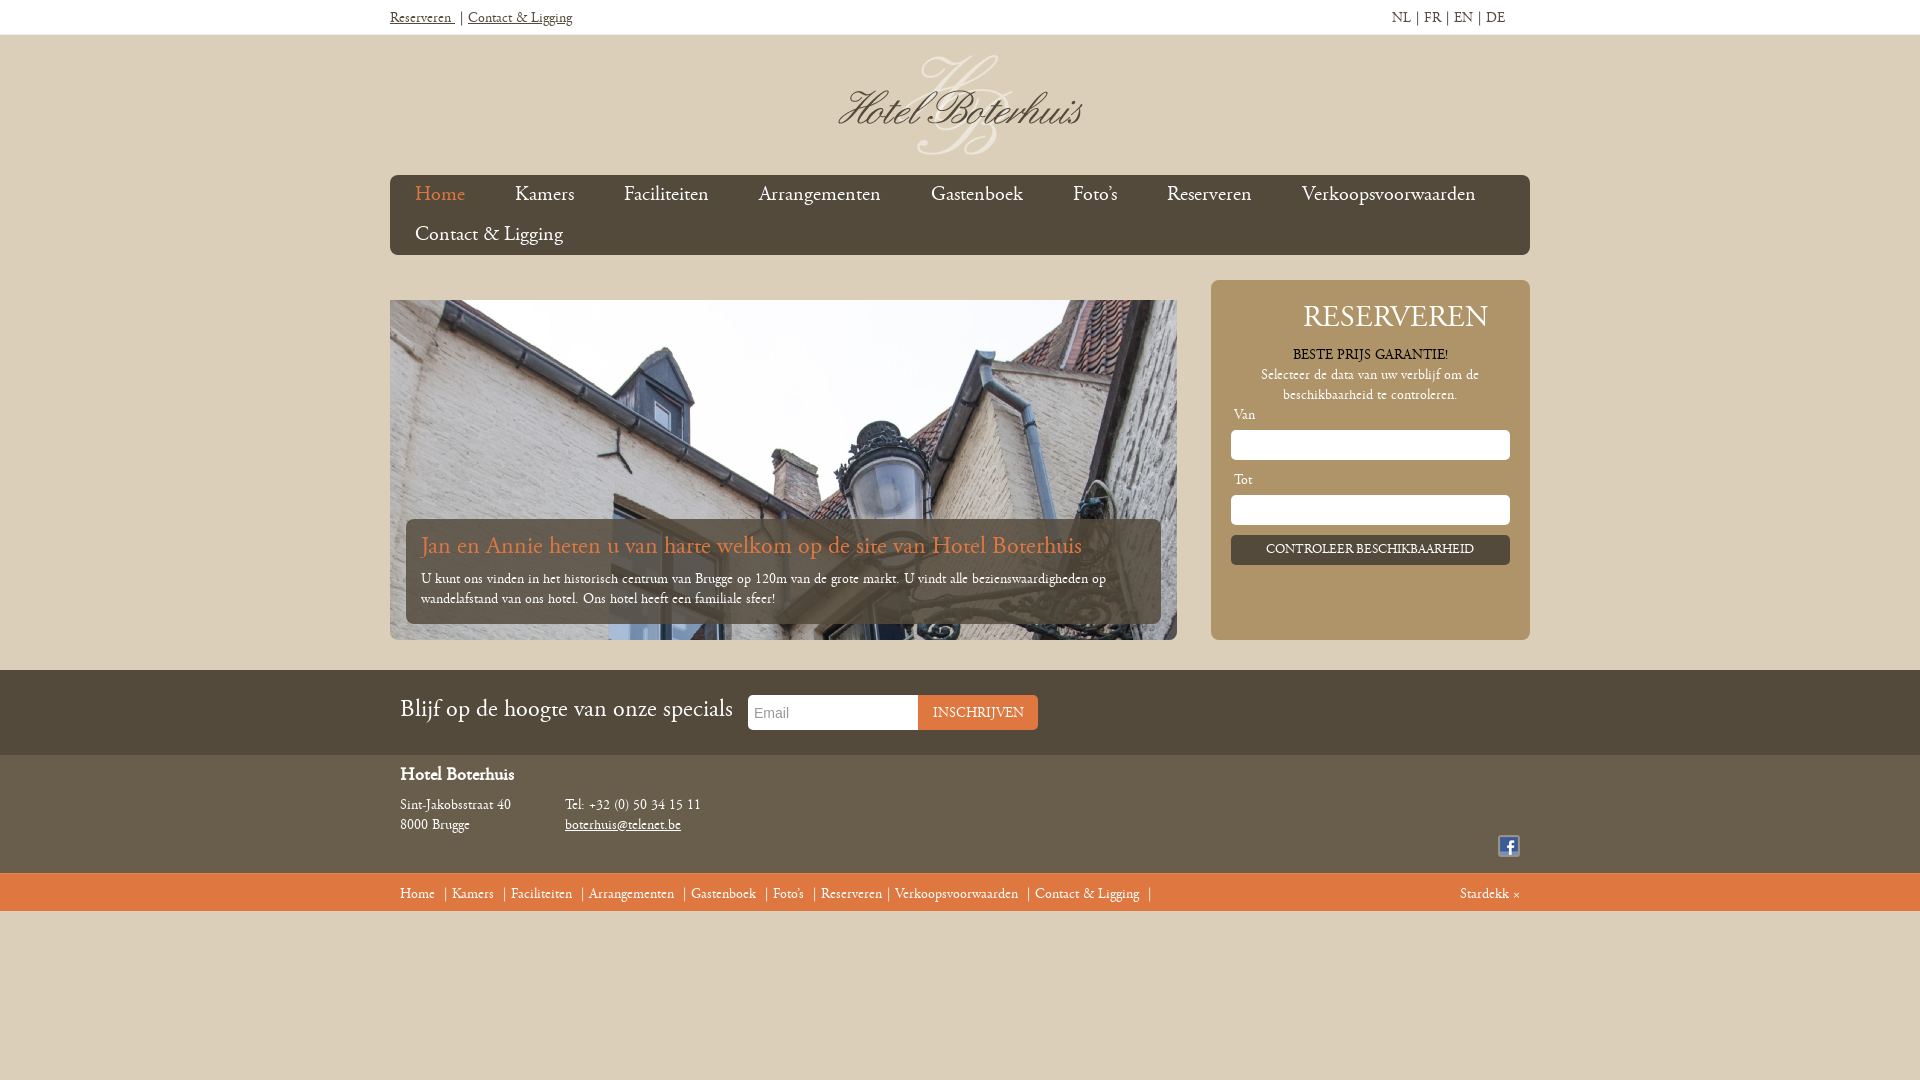 The height and width of the screenshot is (1080, 1920). Describe the element at coordinates (722, 893) in the screenshot. I see `'Gastenboek'` at that location.